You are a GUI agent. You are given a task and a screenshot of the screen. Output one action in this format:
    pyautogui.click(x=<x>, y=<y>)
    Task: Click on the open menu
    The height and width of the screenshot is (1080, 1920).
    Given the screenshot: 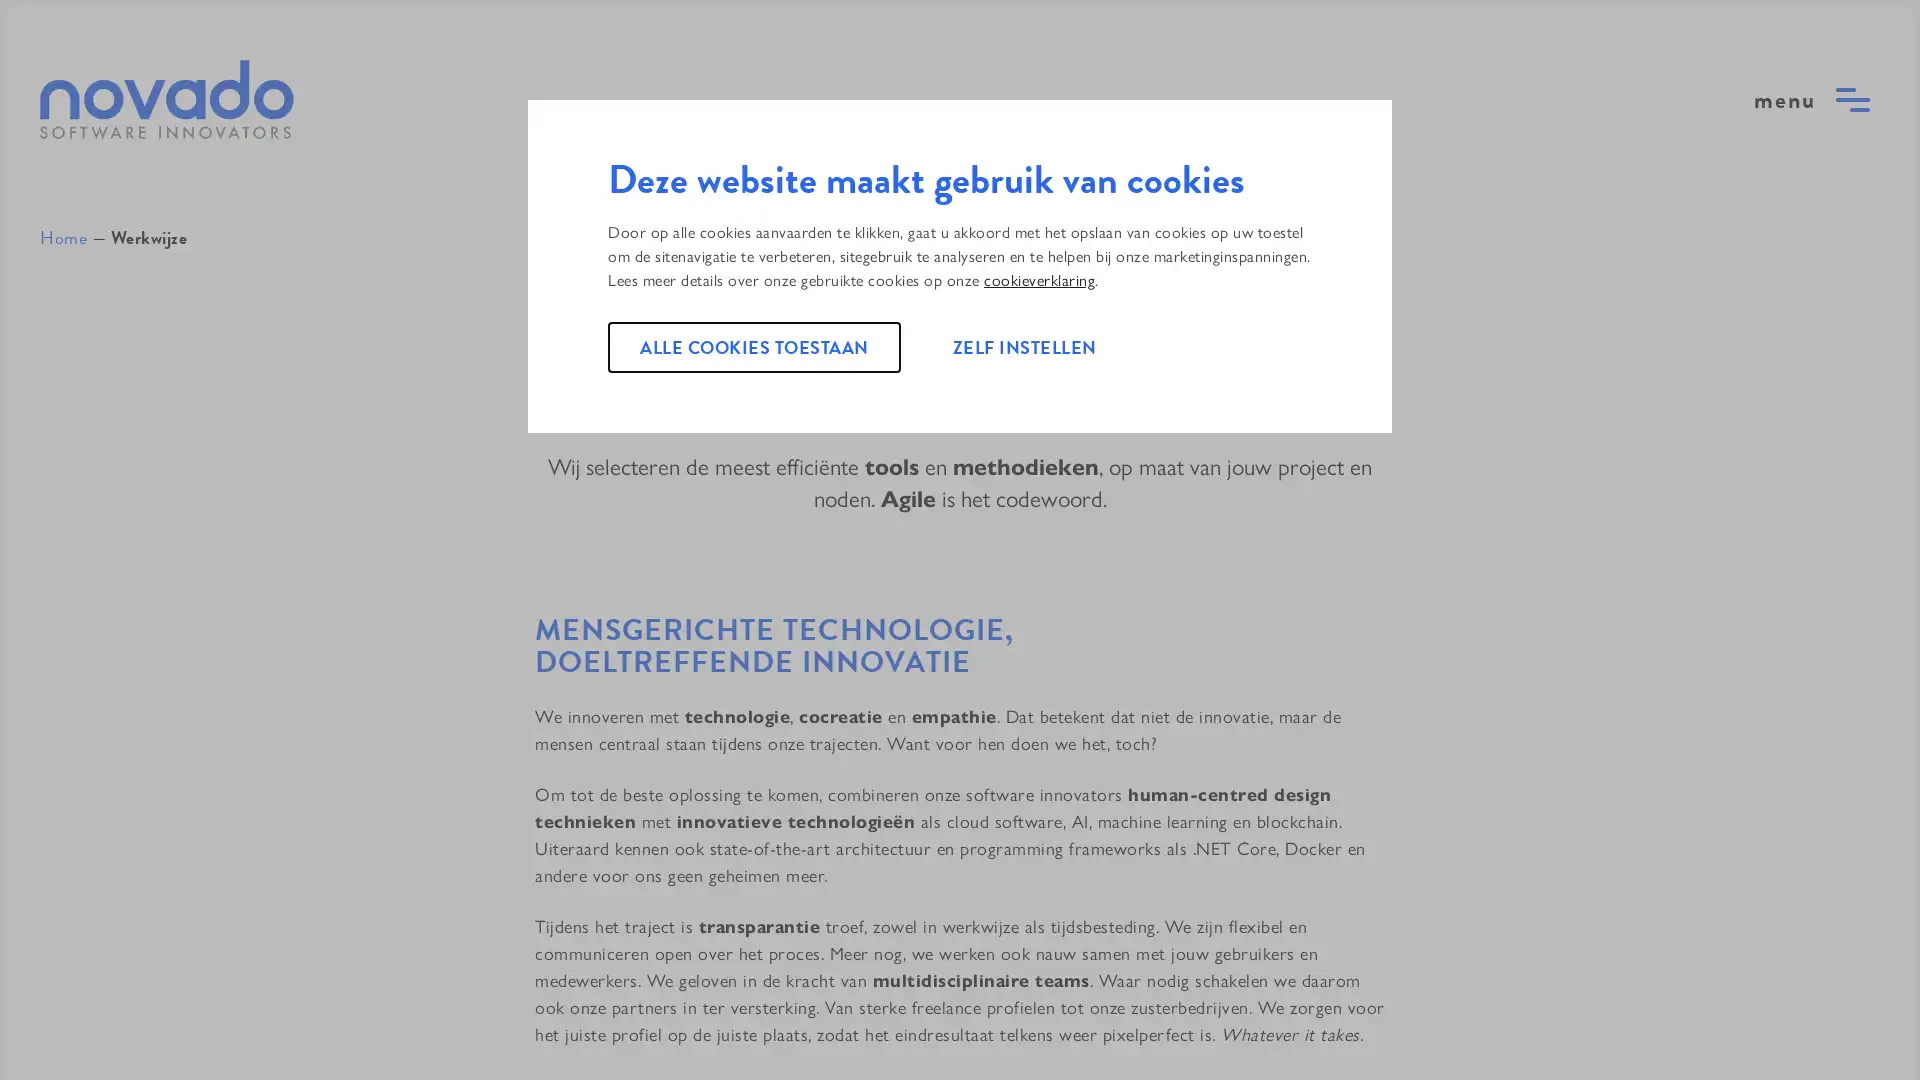 What is the action you would take?
    pyautogui.click(x=1811, y=100)
    